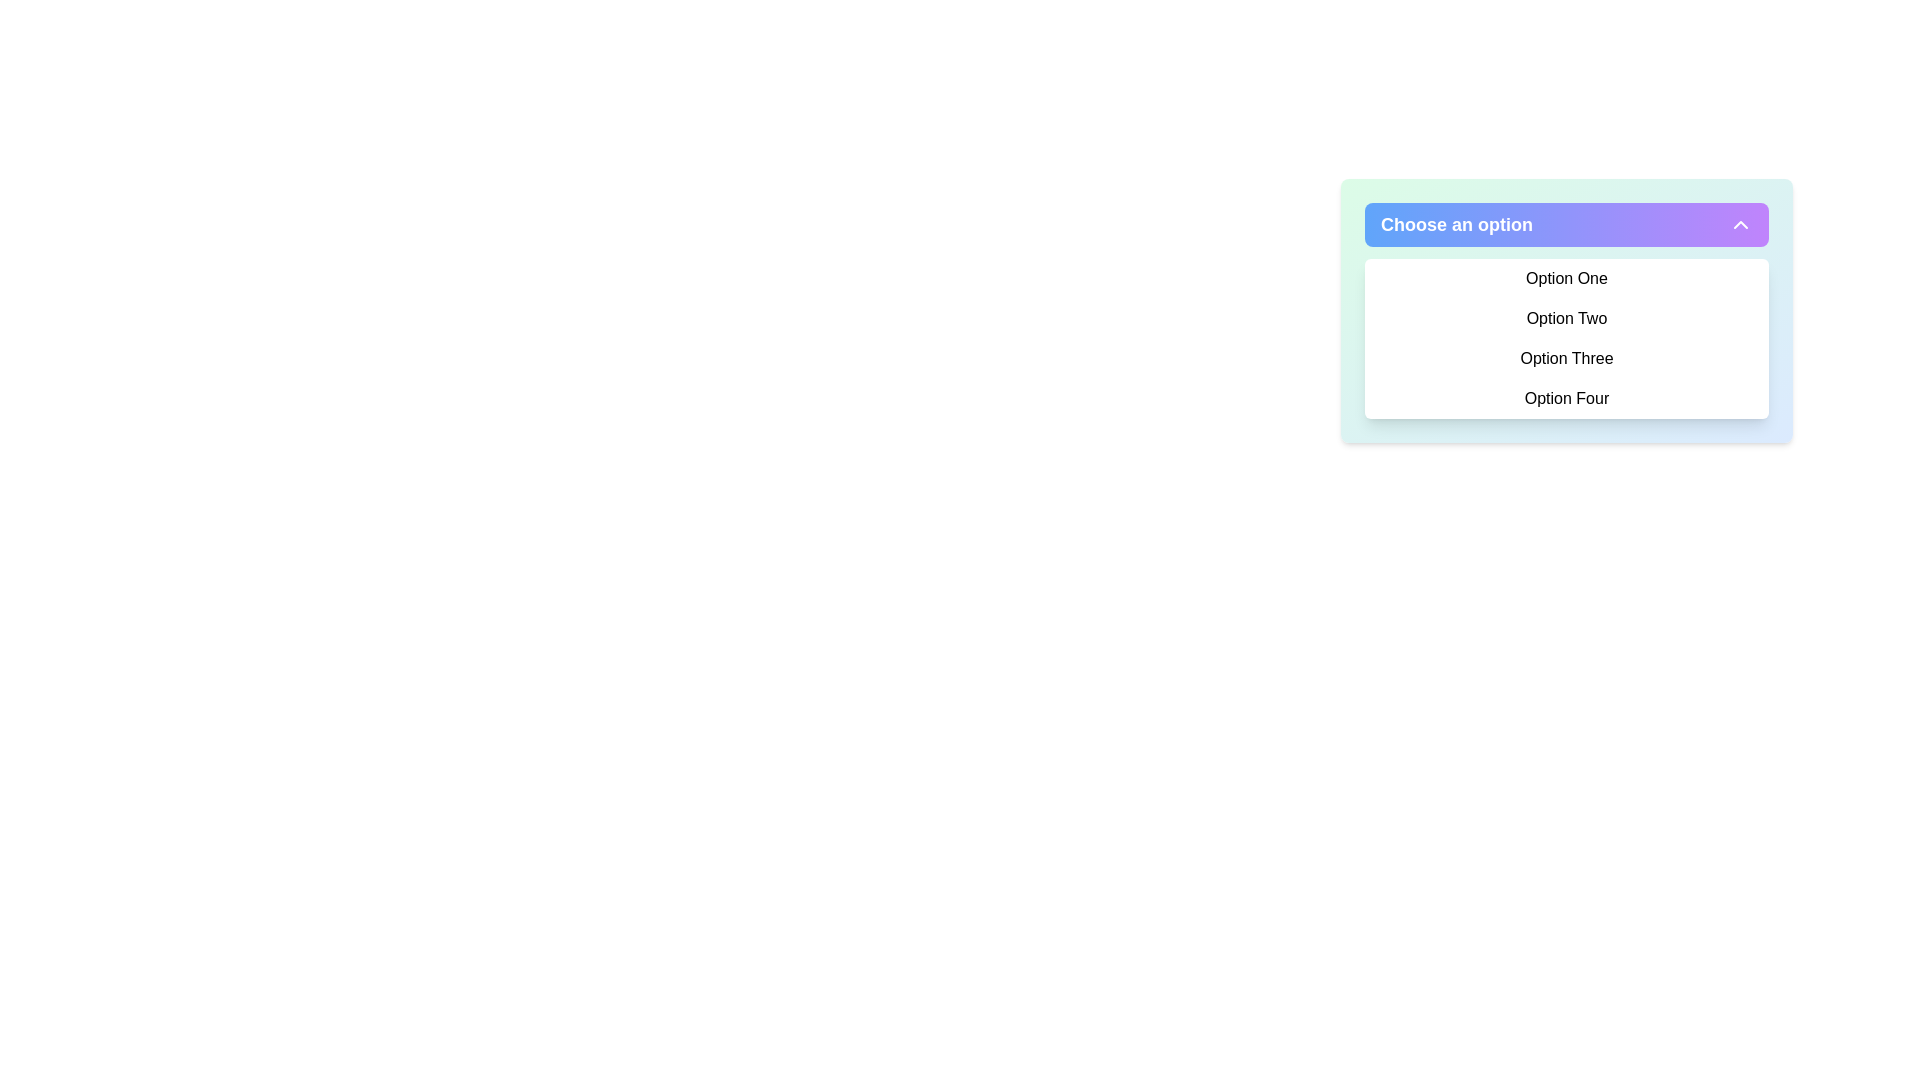 Image resolution: width=1920 pixels, height=1080 pixels. I want to click on the multi-colored gradient dropdown menu labeled 'Choose an option', so click(1565, 311).